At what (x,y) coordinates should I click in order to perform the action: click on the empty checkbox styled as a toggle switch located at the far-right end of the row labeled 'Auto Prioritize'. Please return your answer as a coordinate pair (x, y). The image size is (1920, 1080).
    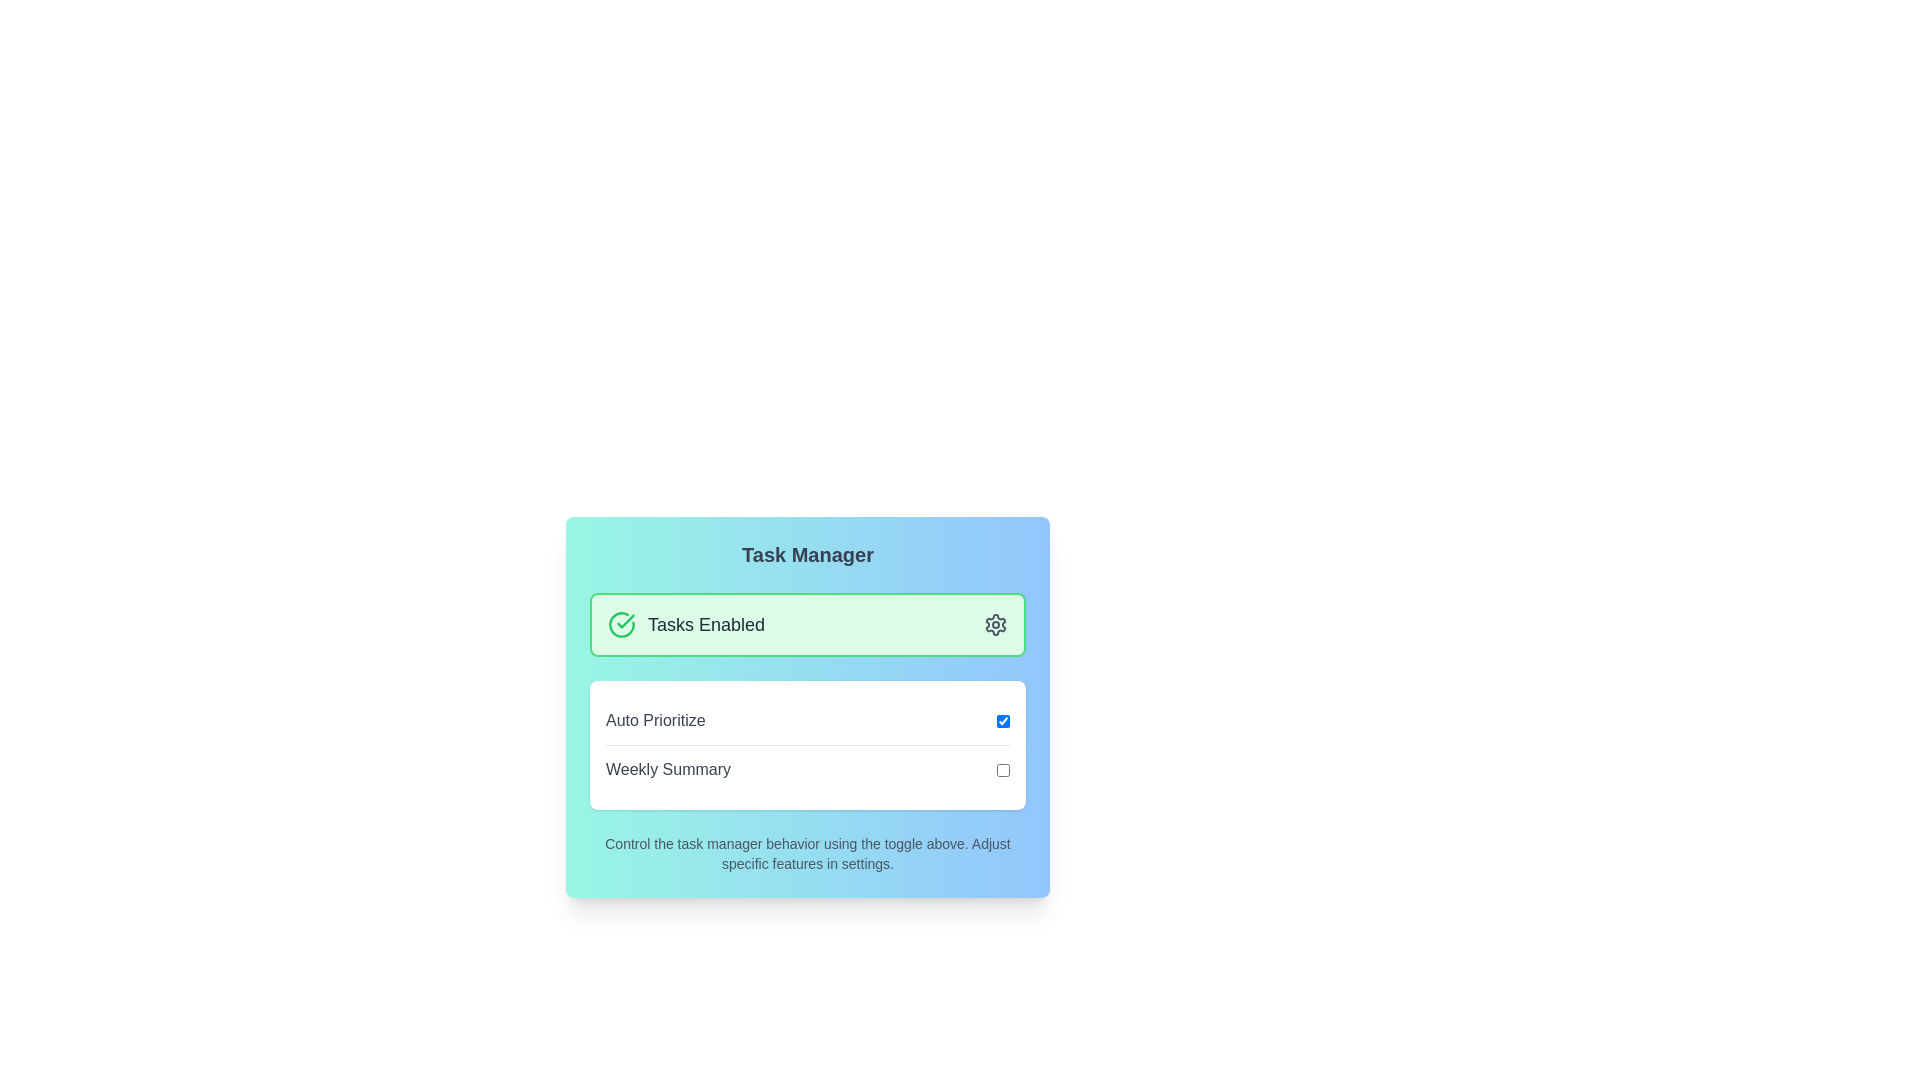
    Looking at the image, I should click on (1003, 721).